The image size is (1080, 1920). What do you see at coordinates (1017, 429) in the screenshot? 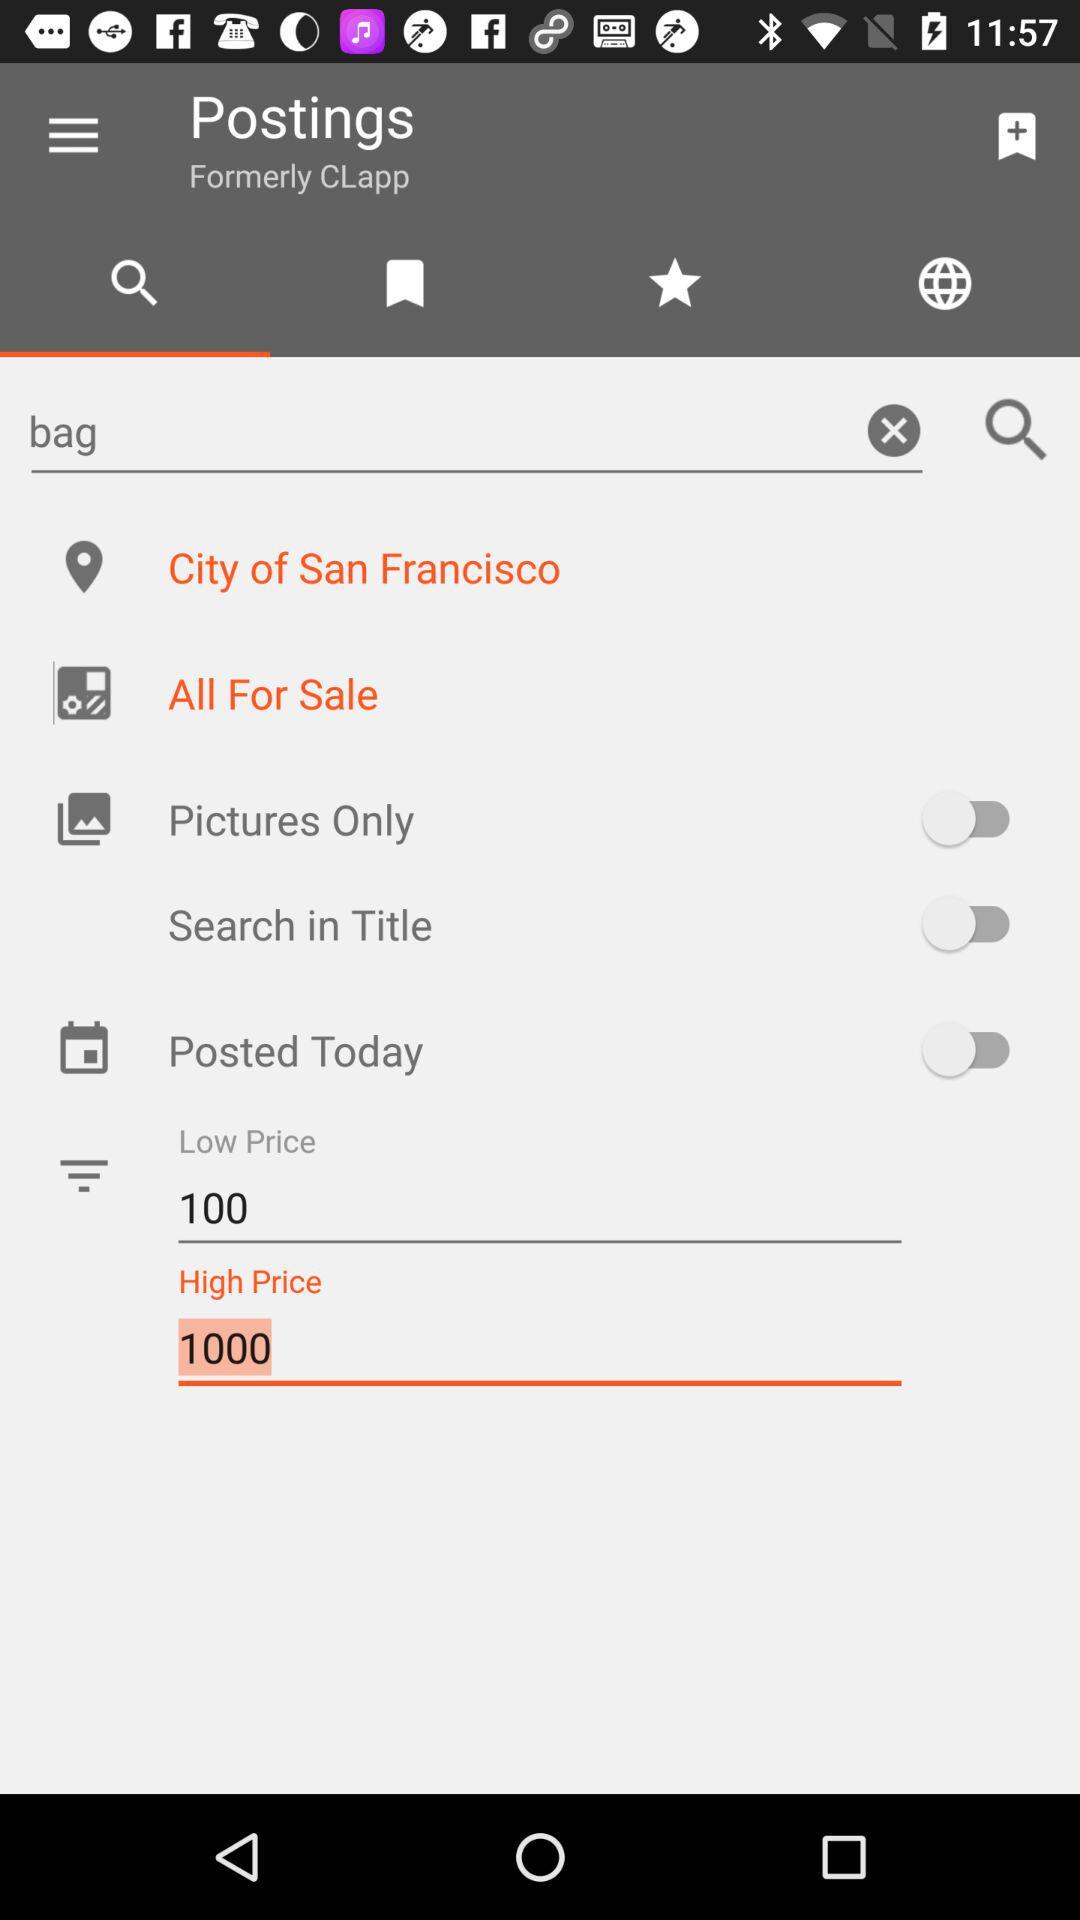
I see `search box` at bounding box center [1017, 429].